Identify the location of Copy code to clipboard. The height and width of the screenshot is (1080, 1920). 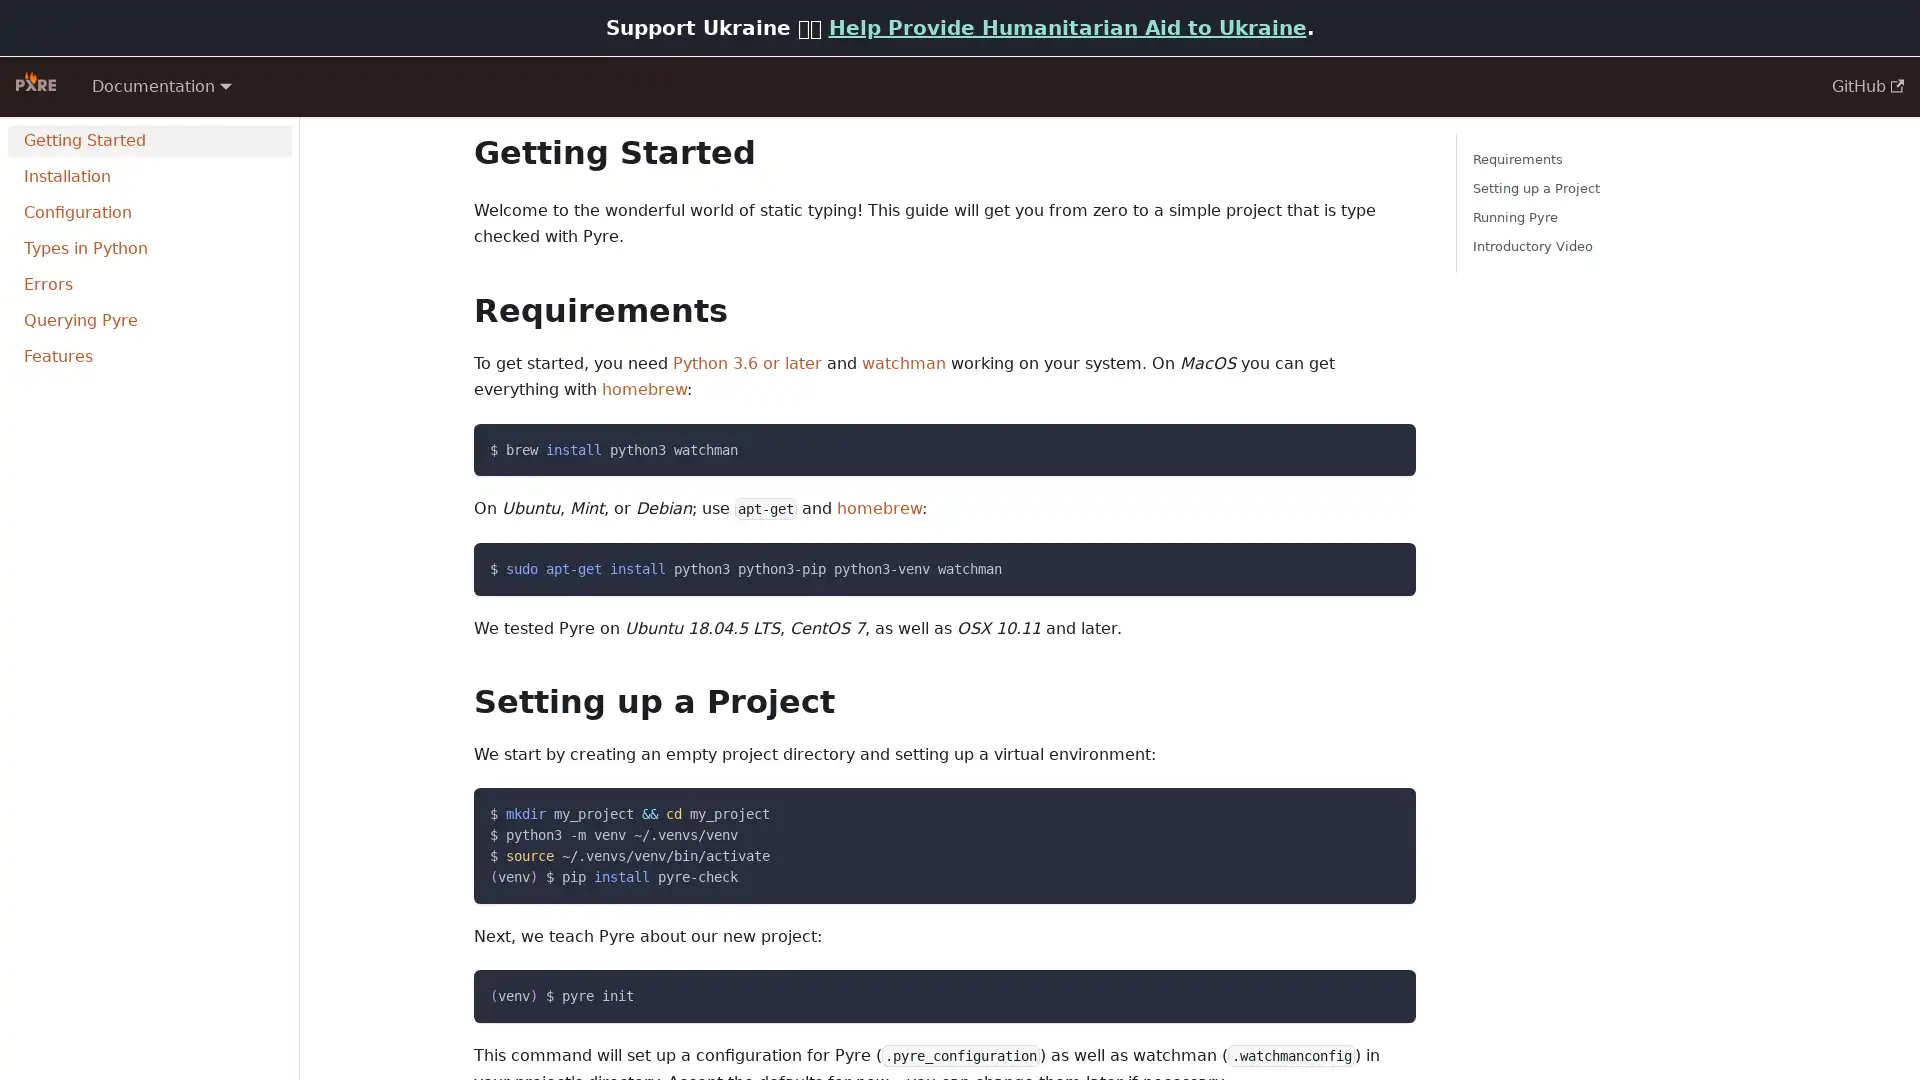
(1382, 443).